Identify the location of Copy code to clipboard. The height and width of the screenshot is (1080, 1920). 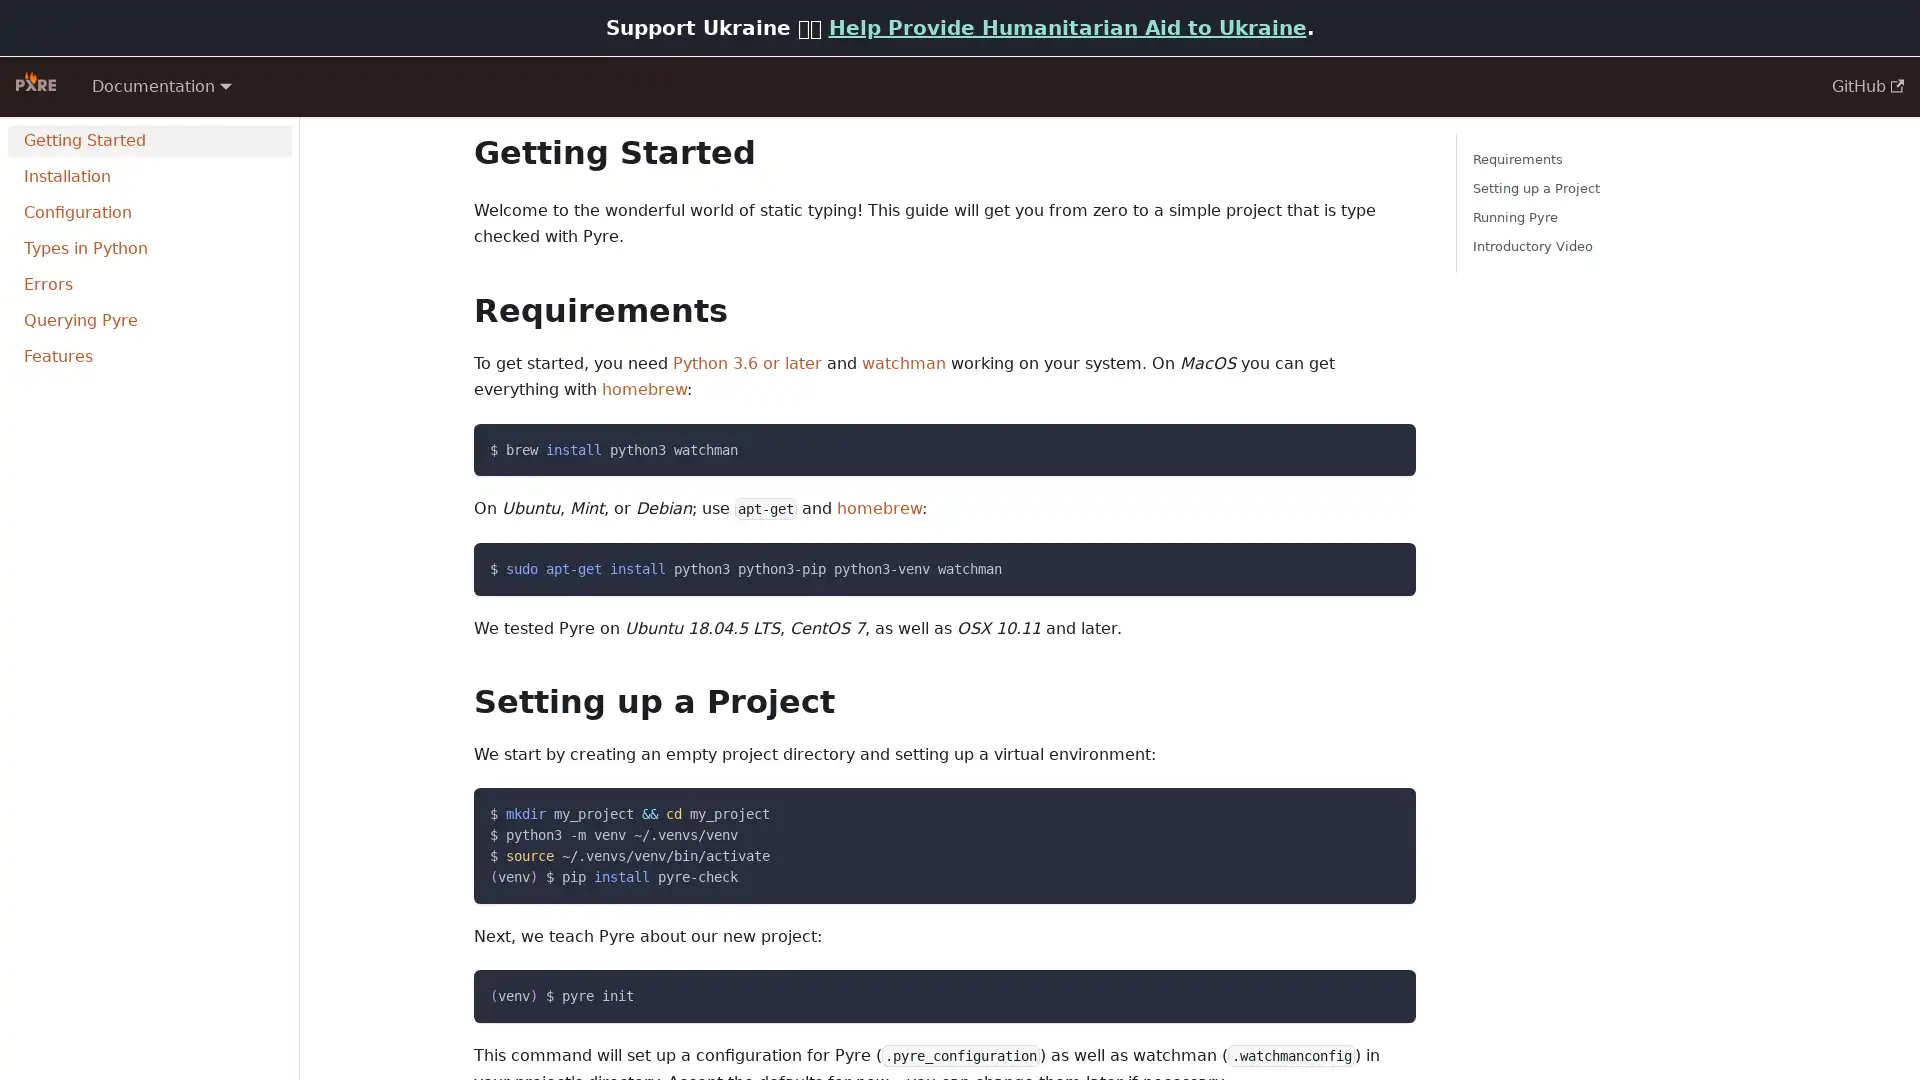
(1382, 443).